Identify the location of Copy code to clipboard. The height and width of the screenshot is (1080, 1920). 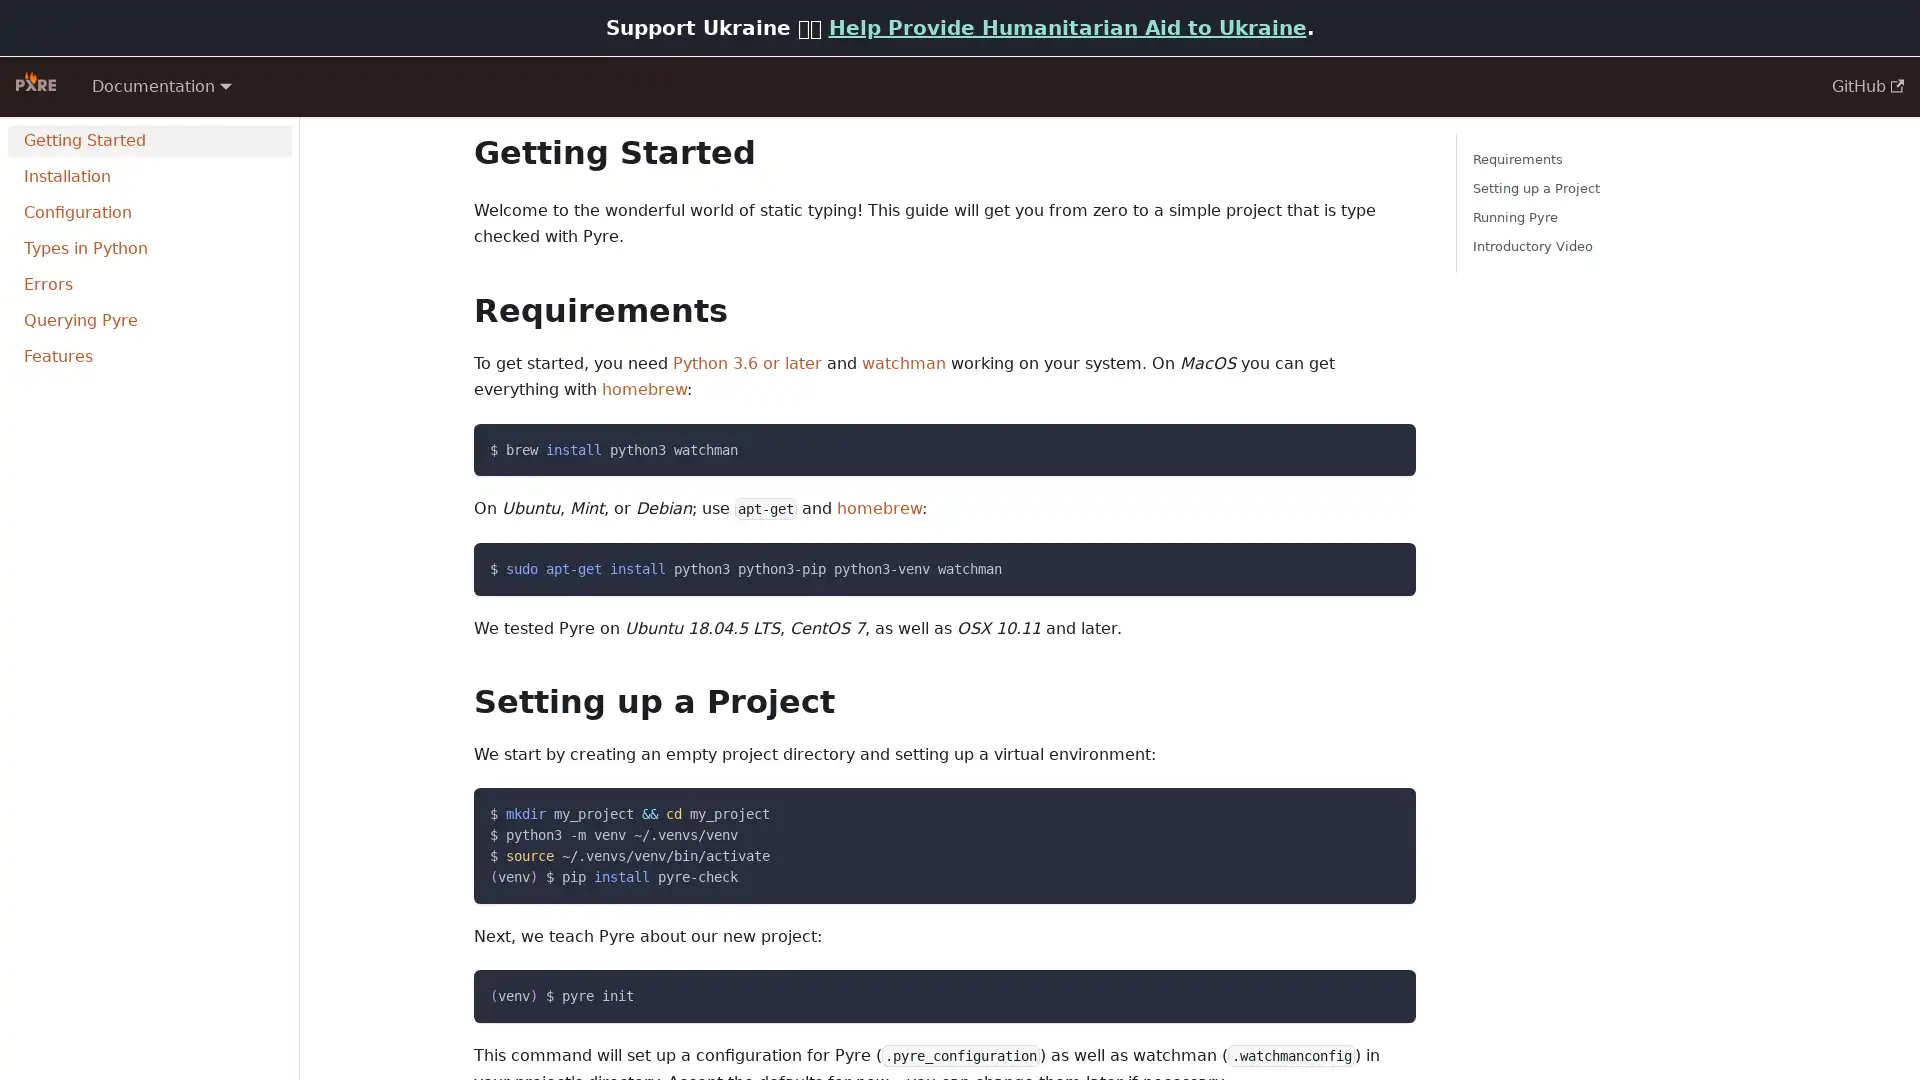
(1382, 443).